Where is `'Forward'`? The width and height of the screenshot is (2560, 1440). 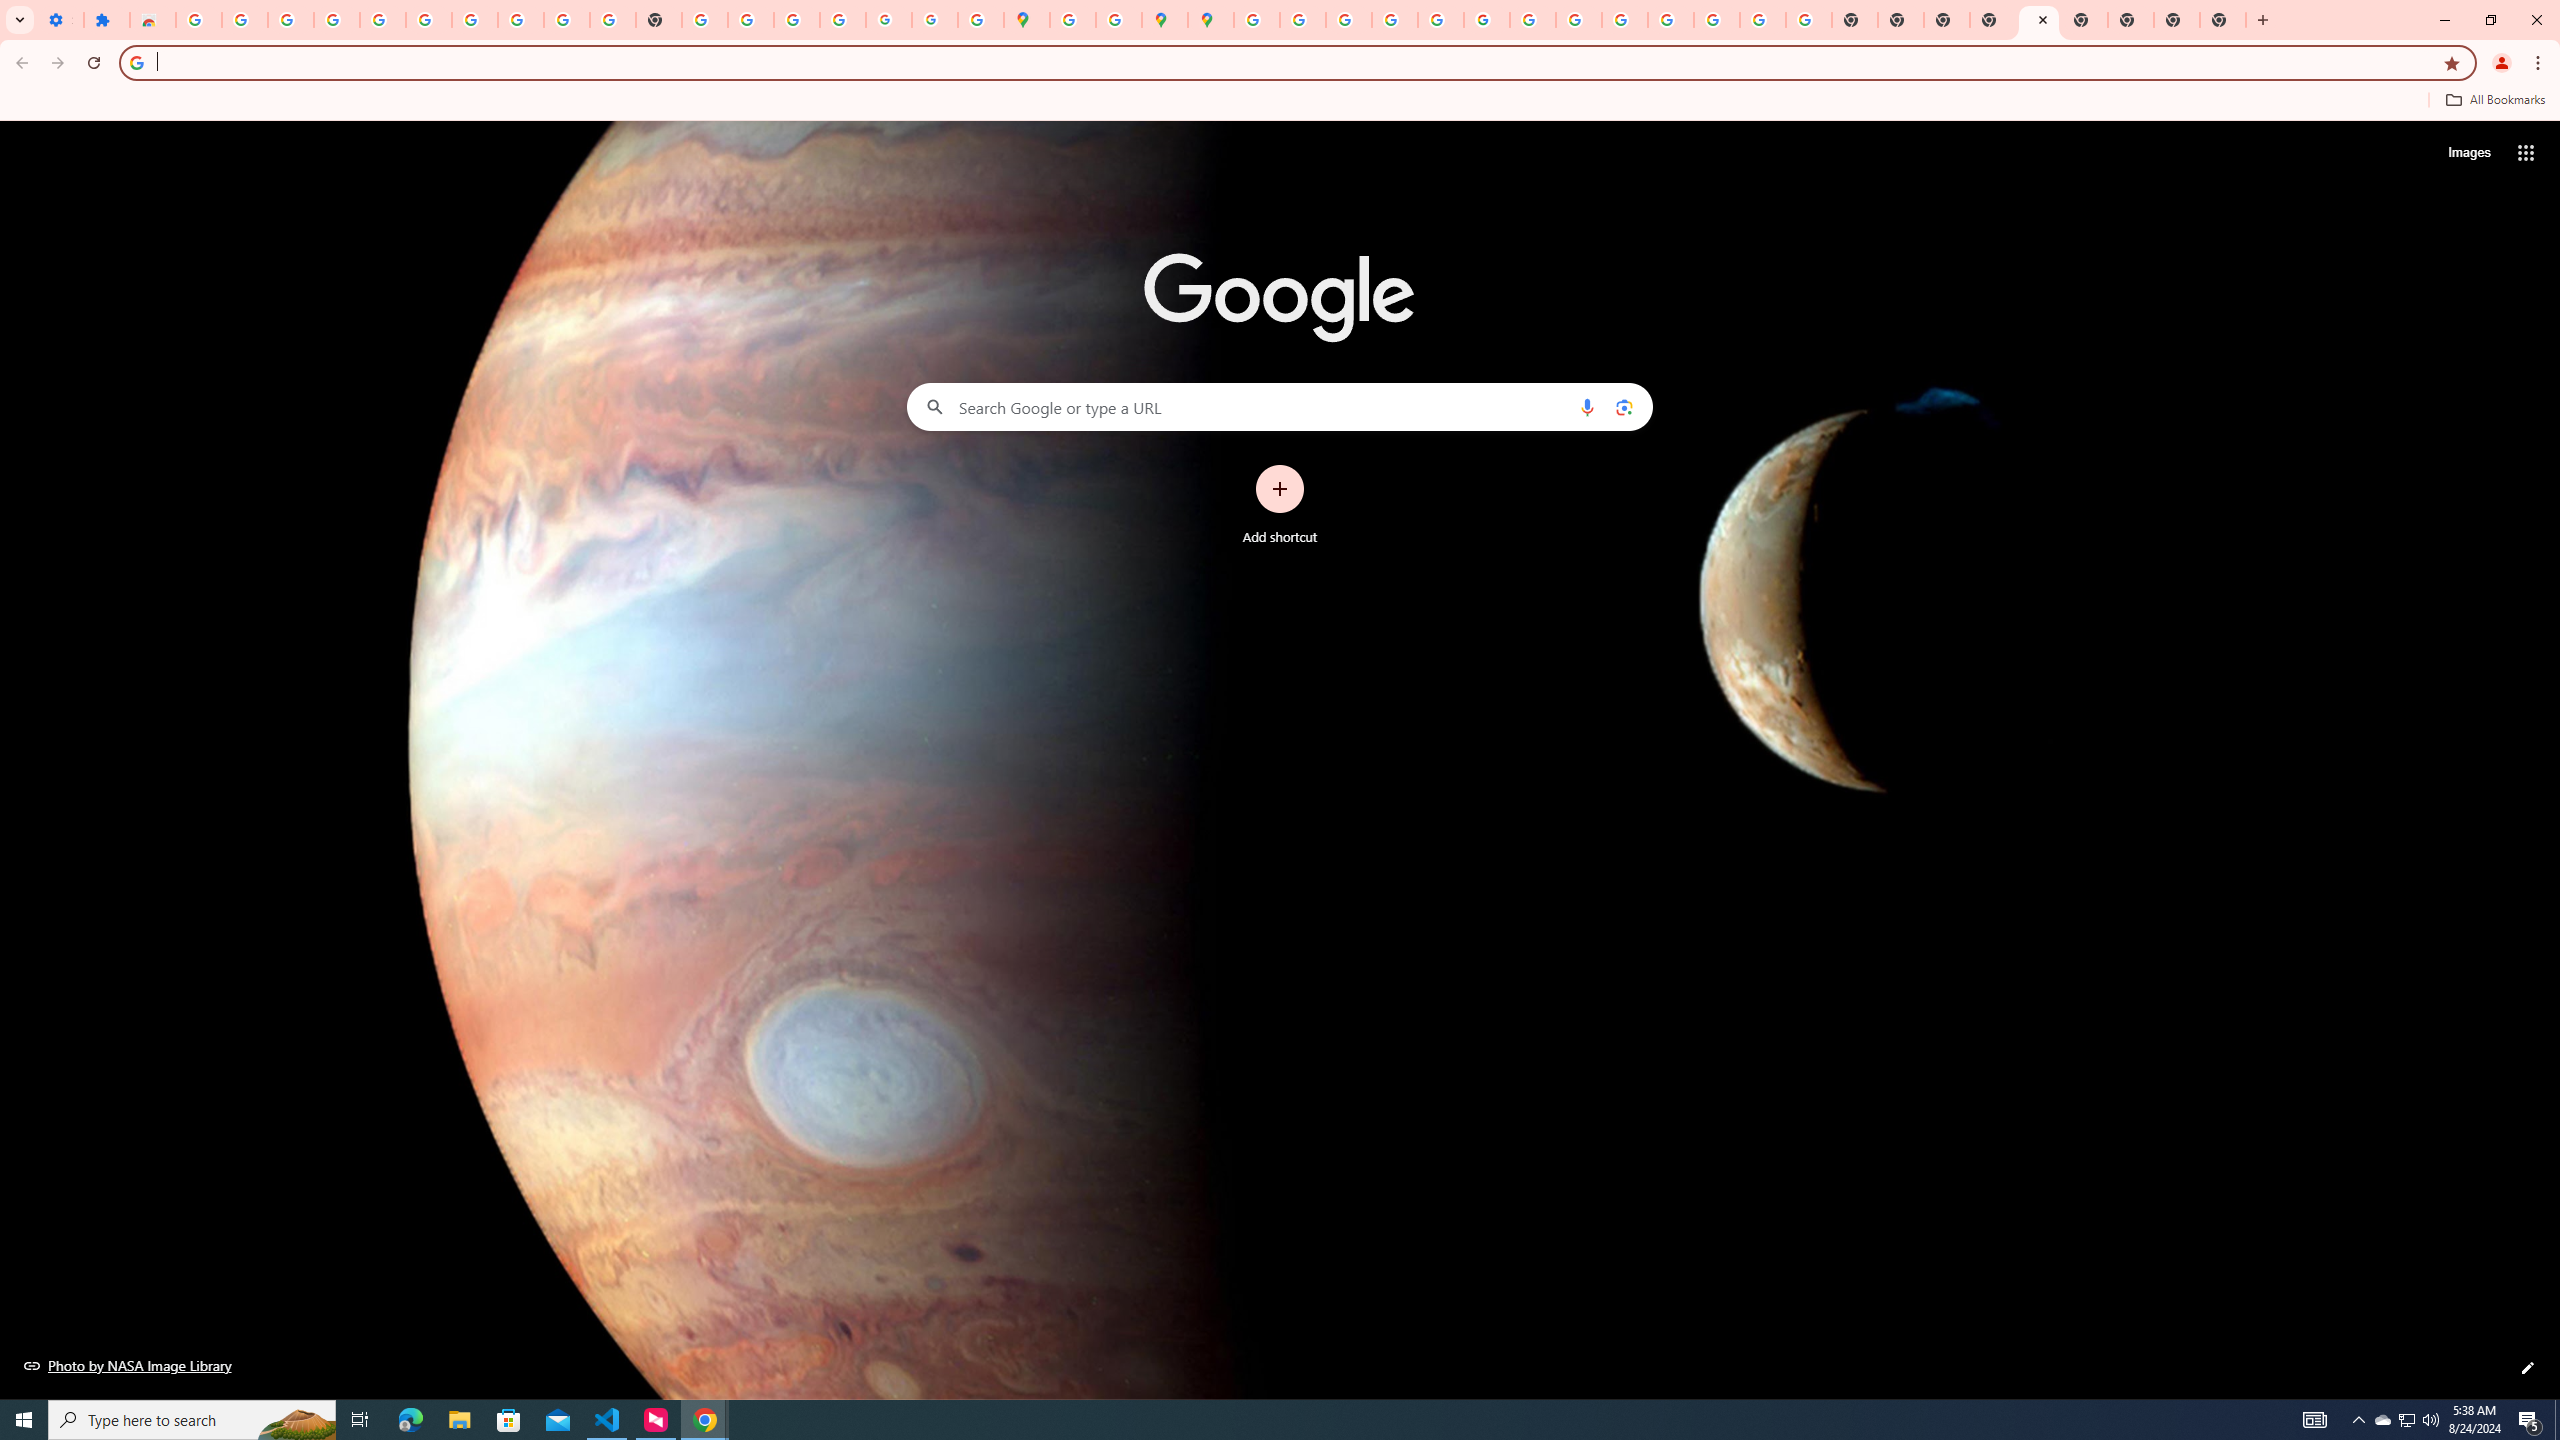 'Forward' is located at coordinates (57, 62).